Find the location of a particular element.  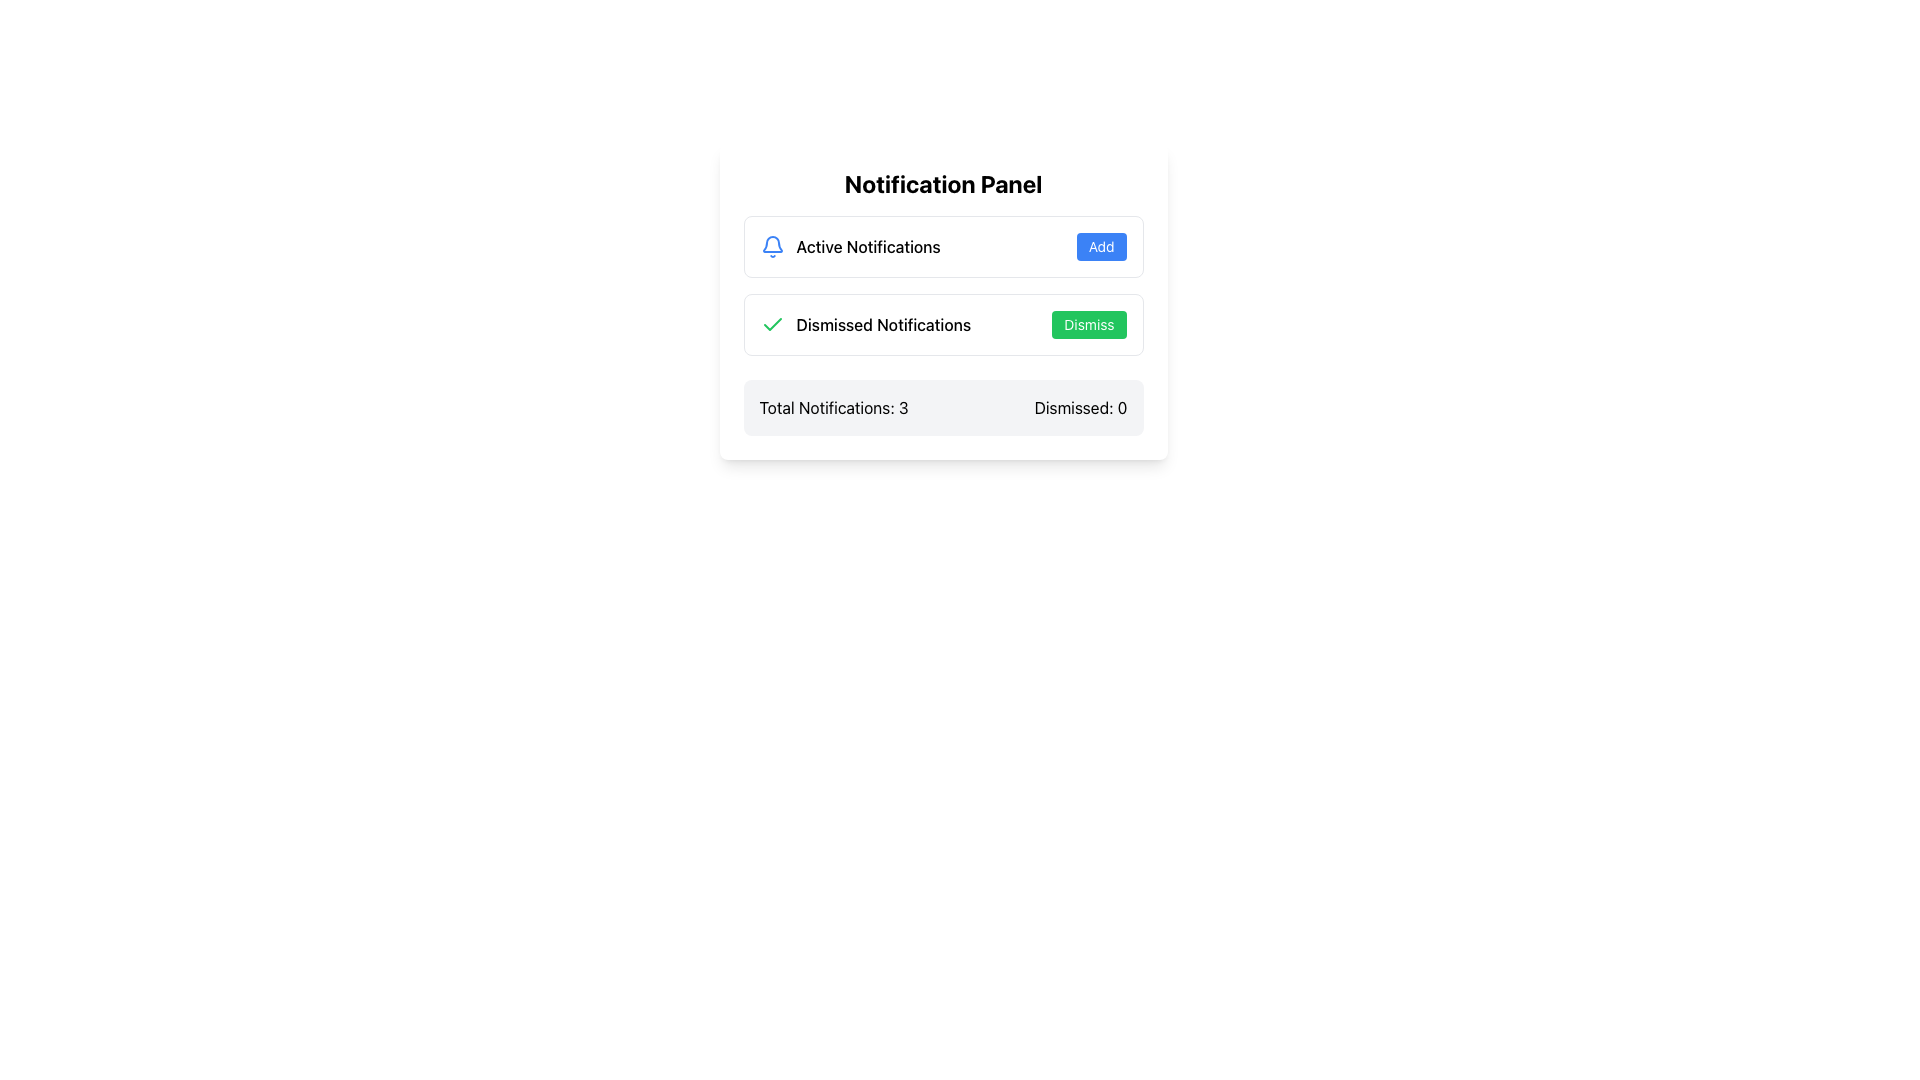

the Label with Icon that identifies the section related to active notifications, located to the left of the 'Add' button in the Notification Panel is located at coordinates (850, 245).